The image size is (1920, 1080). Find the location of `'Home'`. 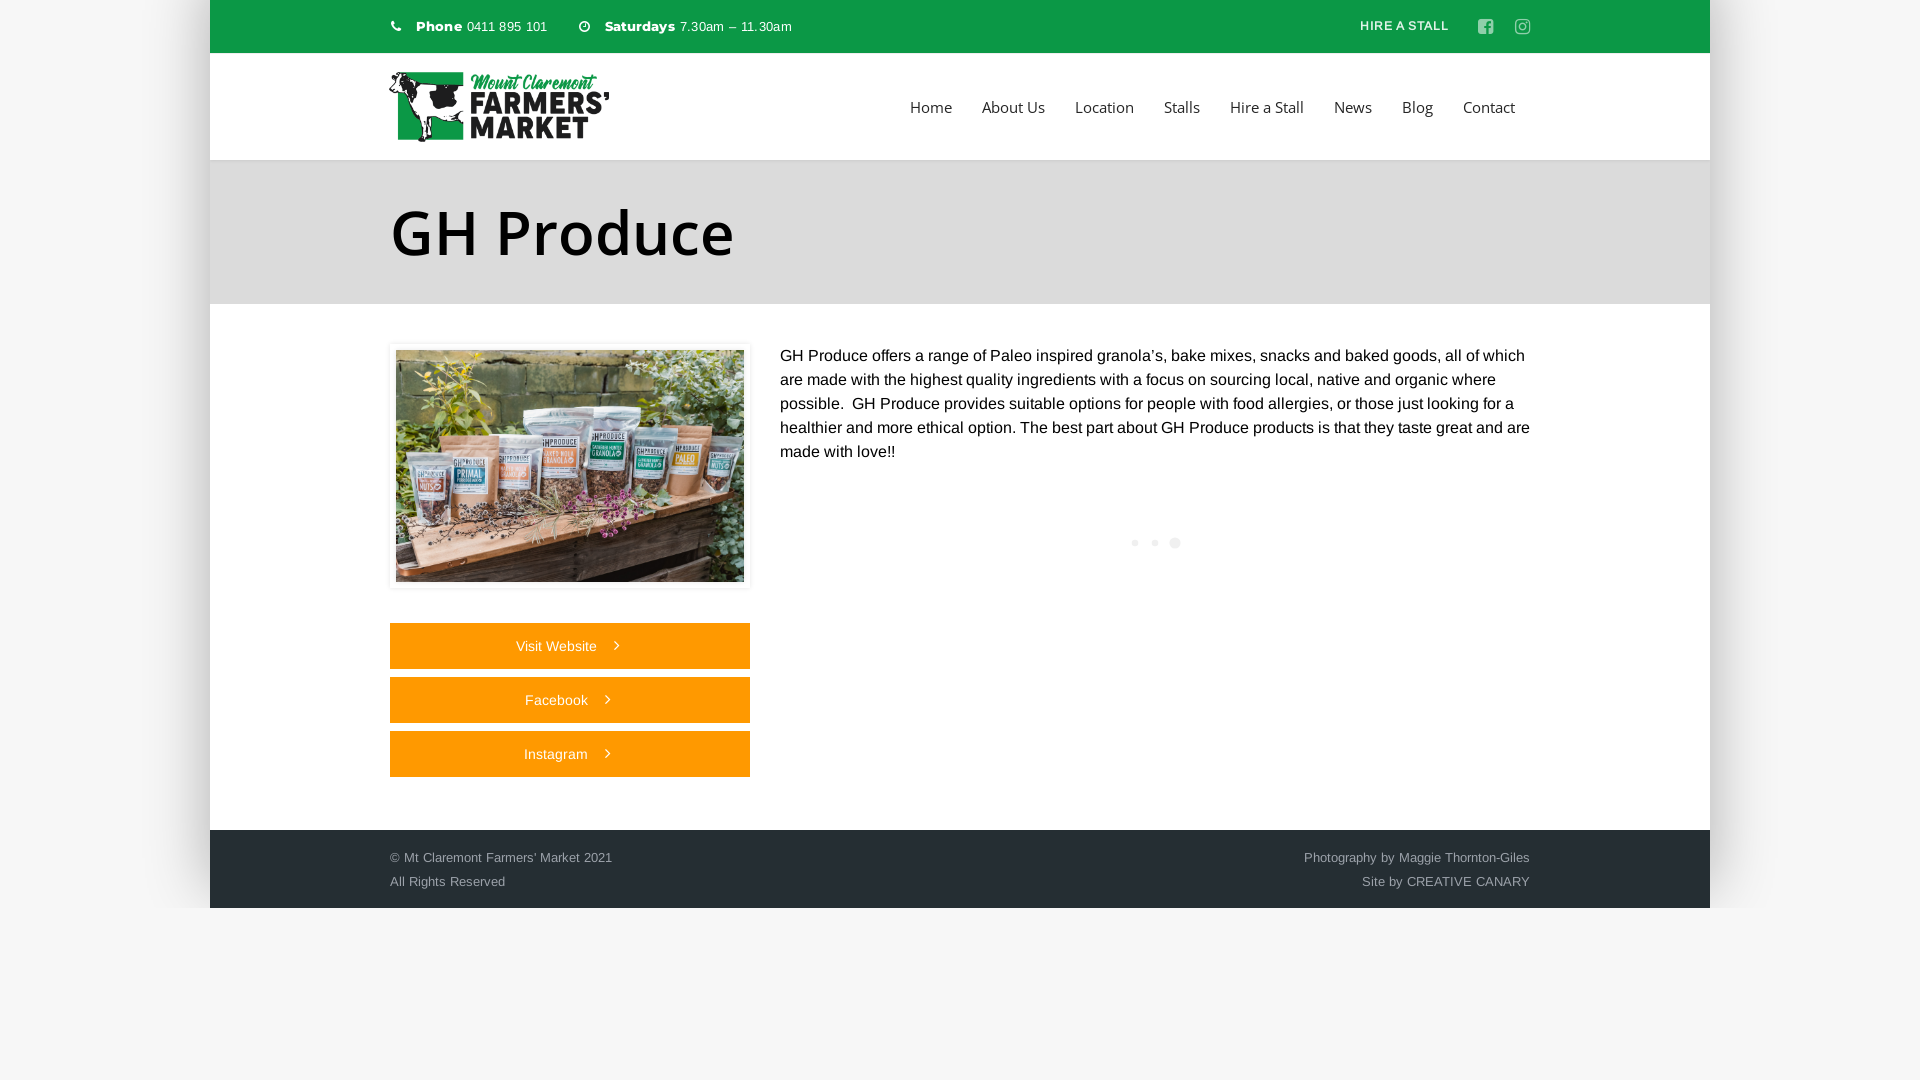

'Home' is located at coordinates (930, 107).